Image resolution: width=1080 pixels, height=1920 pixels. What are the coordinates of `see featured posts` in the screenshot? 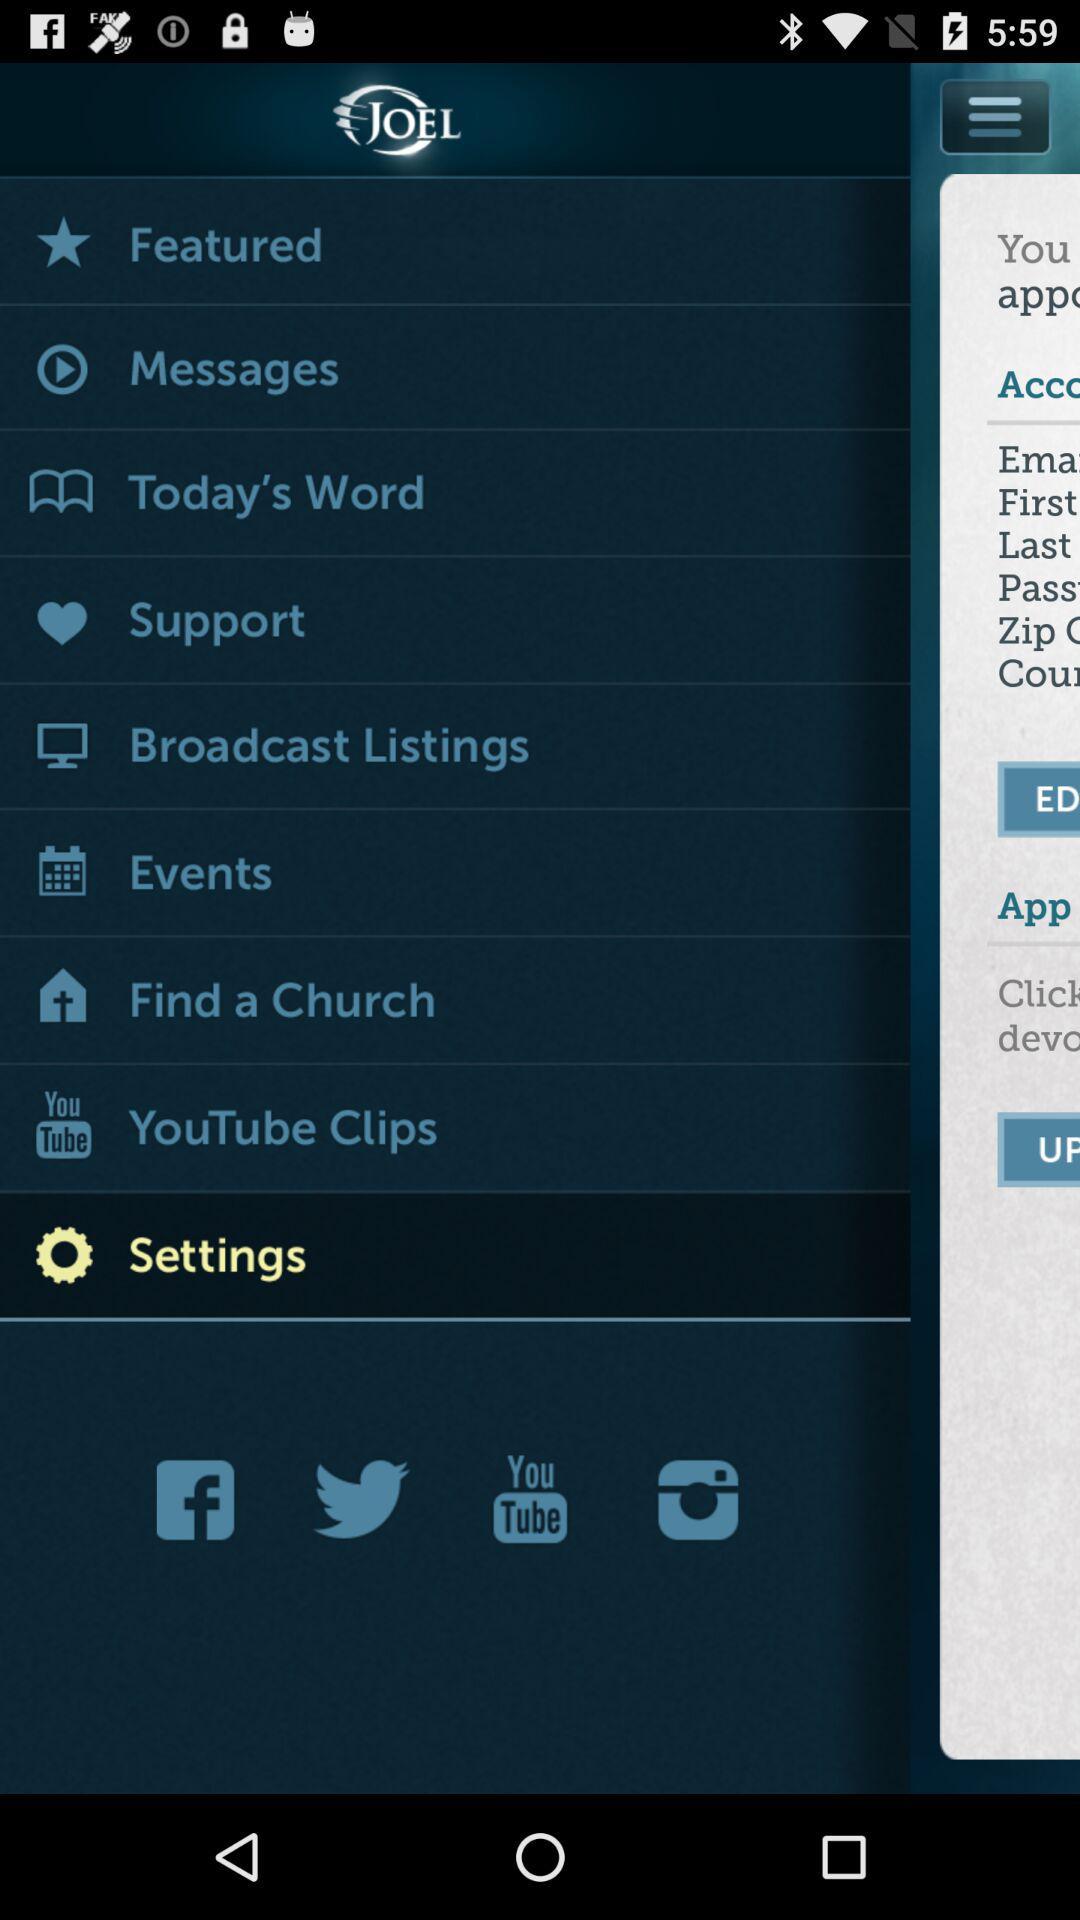 It's located at (455, 241).